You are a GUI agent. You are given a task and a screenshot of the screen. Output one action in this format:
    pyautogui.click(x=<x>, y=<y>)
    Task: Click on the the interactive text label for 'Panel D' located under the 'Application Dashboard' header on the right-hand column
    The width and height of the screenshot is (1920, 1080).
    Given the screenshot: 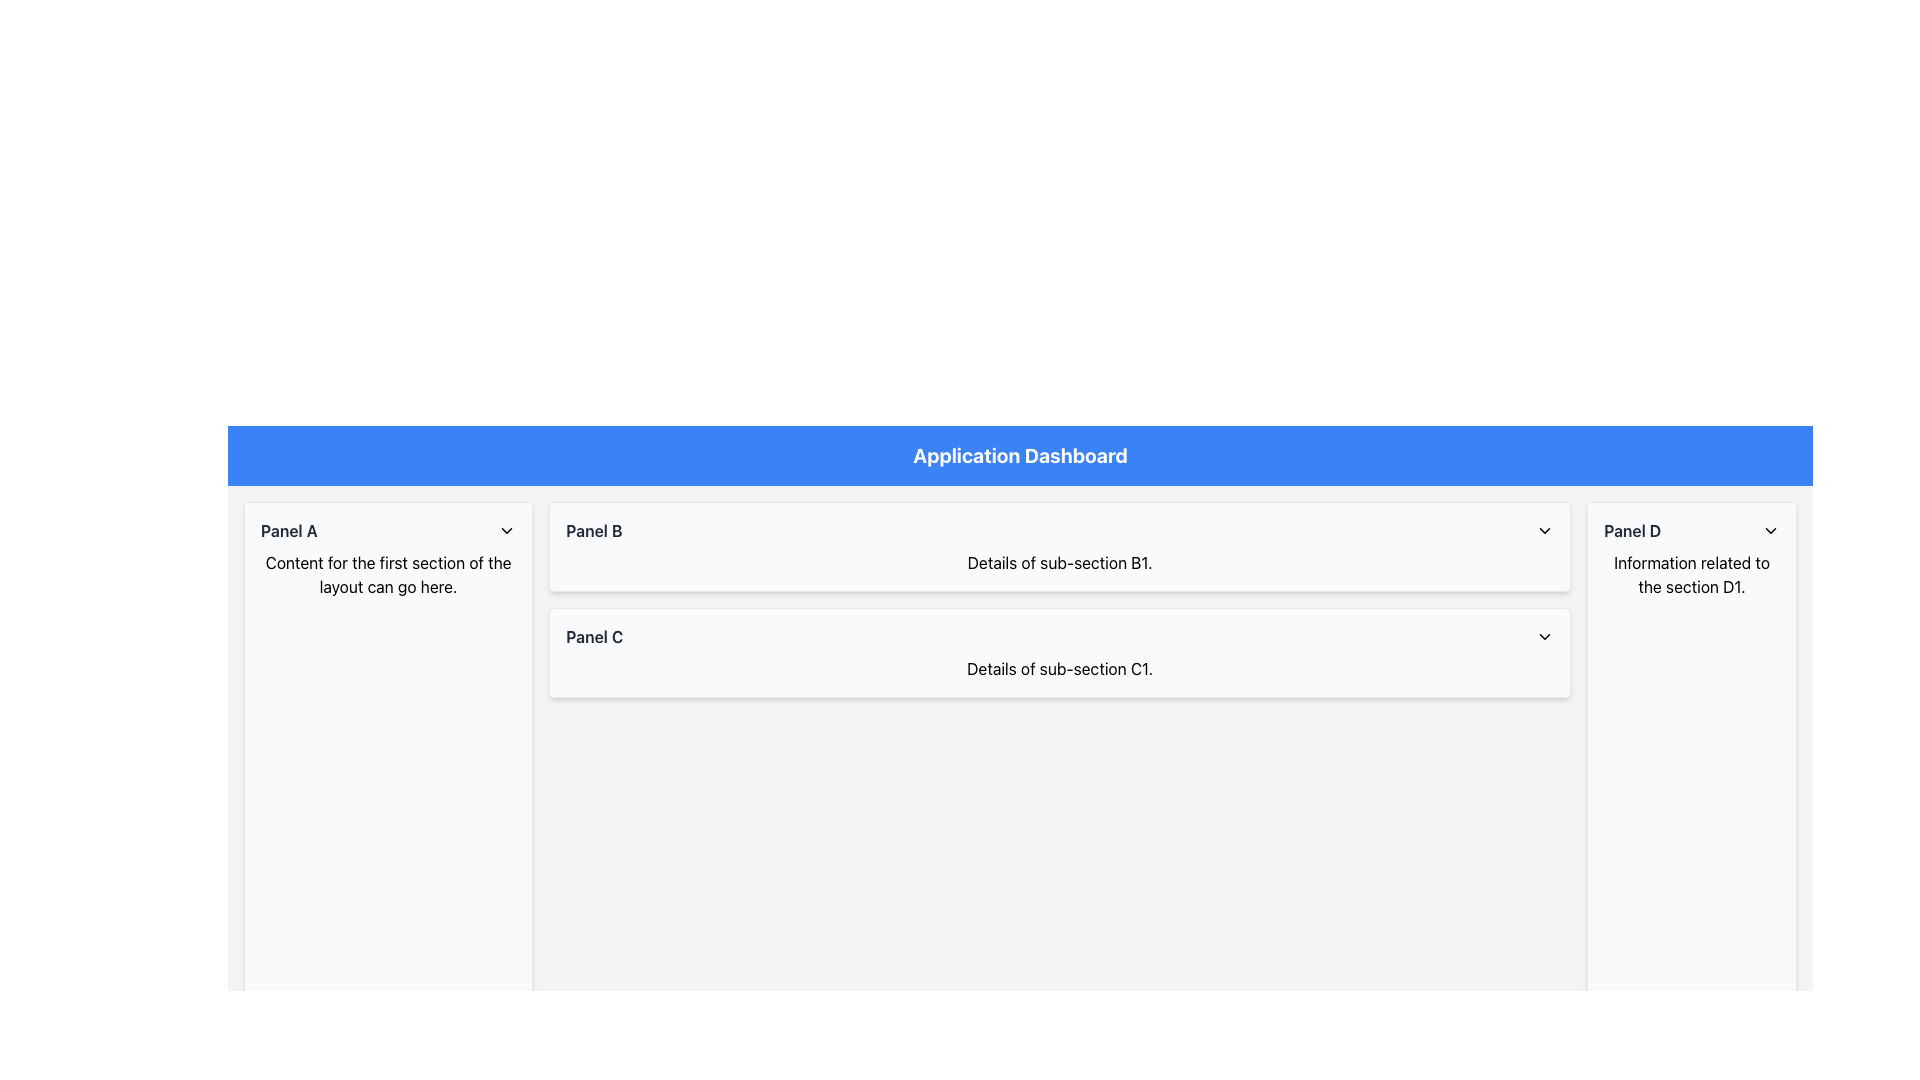 What is the action you would take?
    pyautogui.click(x=1632, y=530)
    